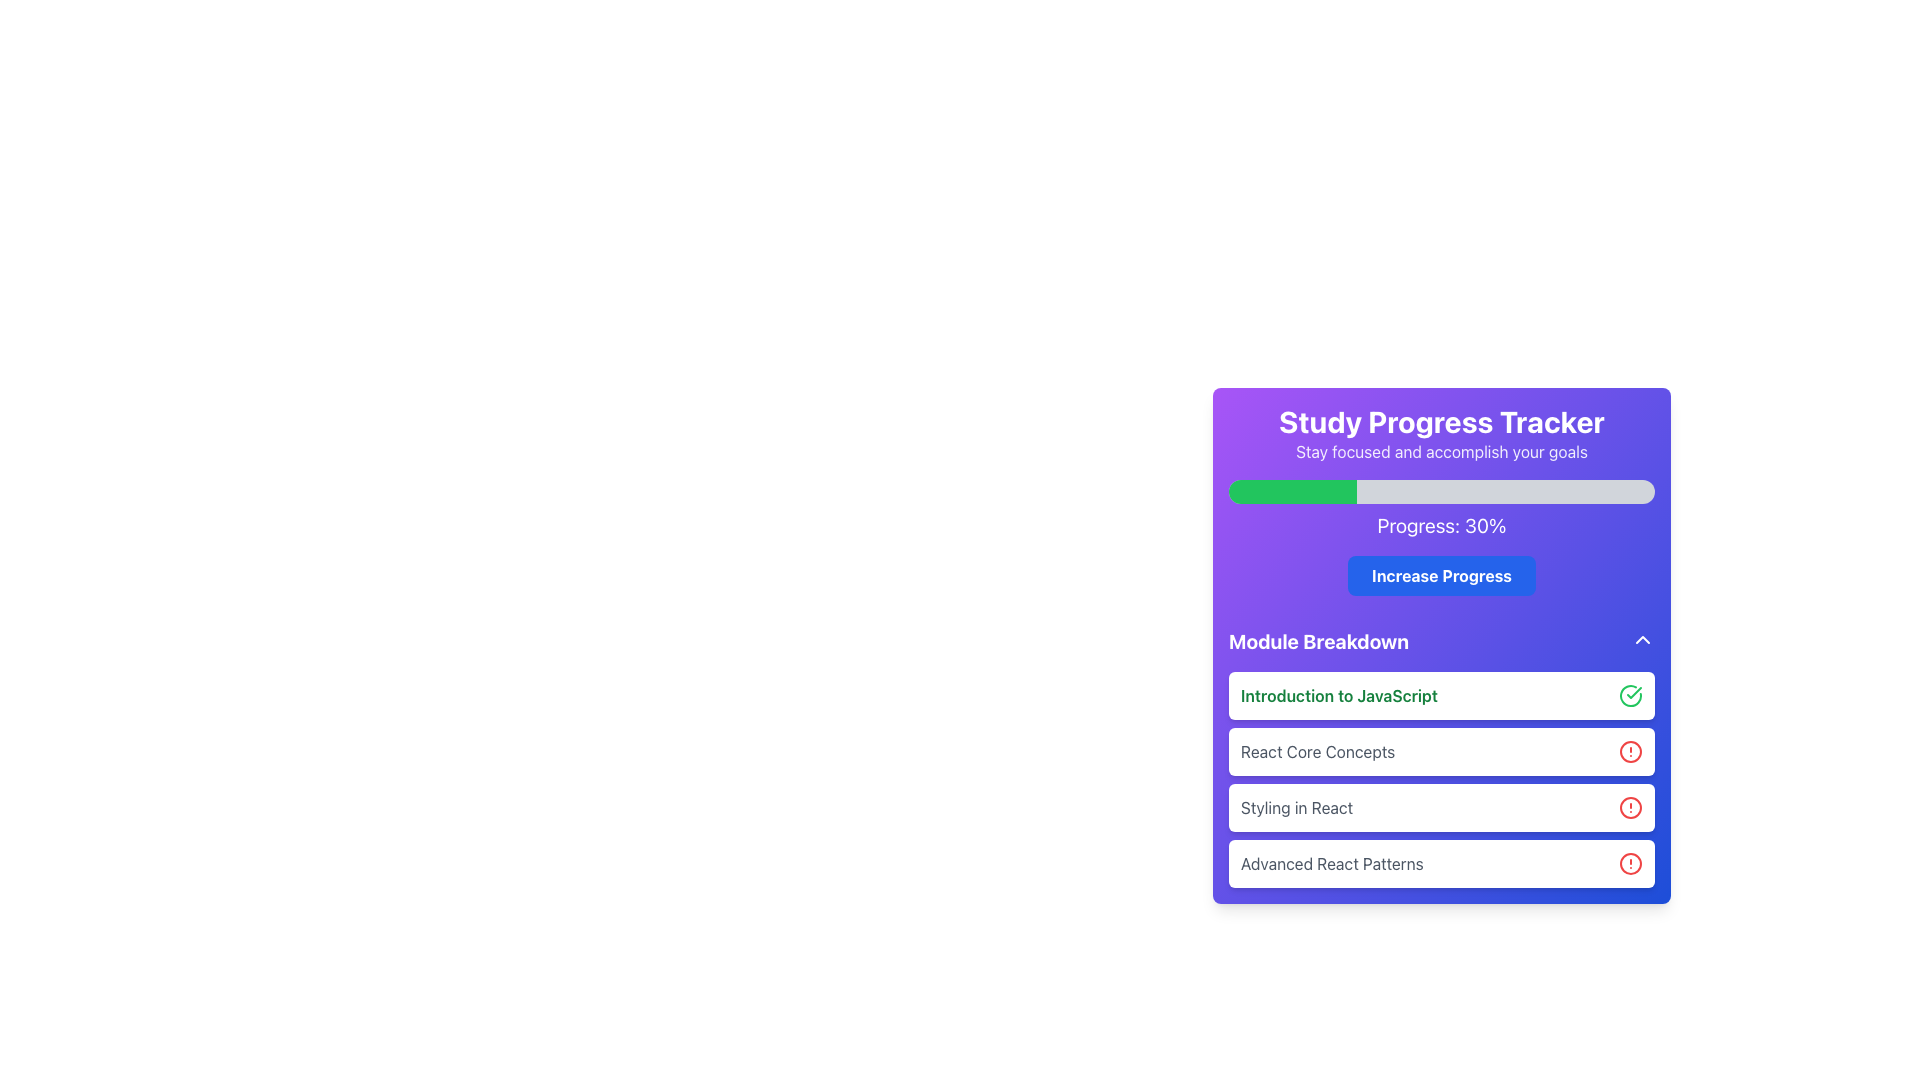 The width and height of the screenshot is (1920, 1080). What do you see at coordinates (1297, 806) in the screenshot?
I see `the text element displaying 'Styling in React' within the 'Module Breakdown' section, which is the third item in the list` at bounding box center [1297, 806].